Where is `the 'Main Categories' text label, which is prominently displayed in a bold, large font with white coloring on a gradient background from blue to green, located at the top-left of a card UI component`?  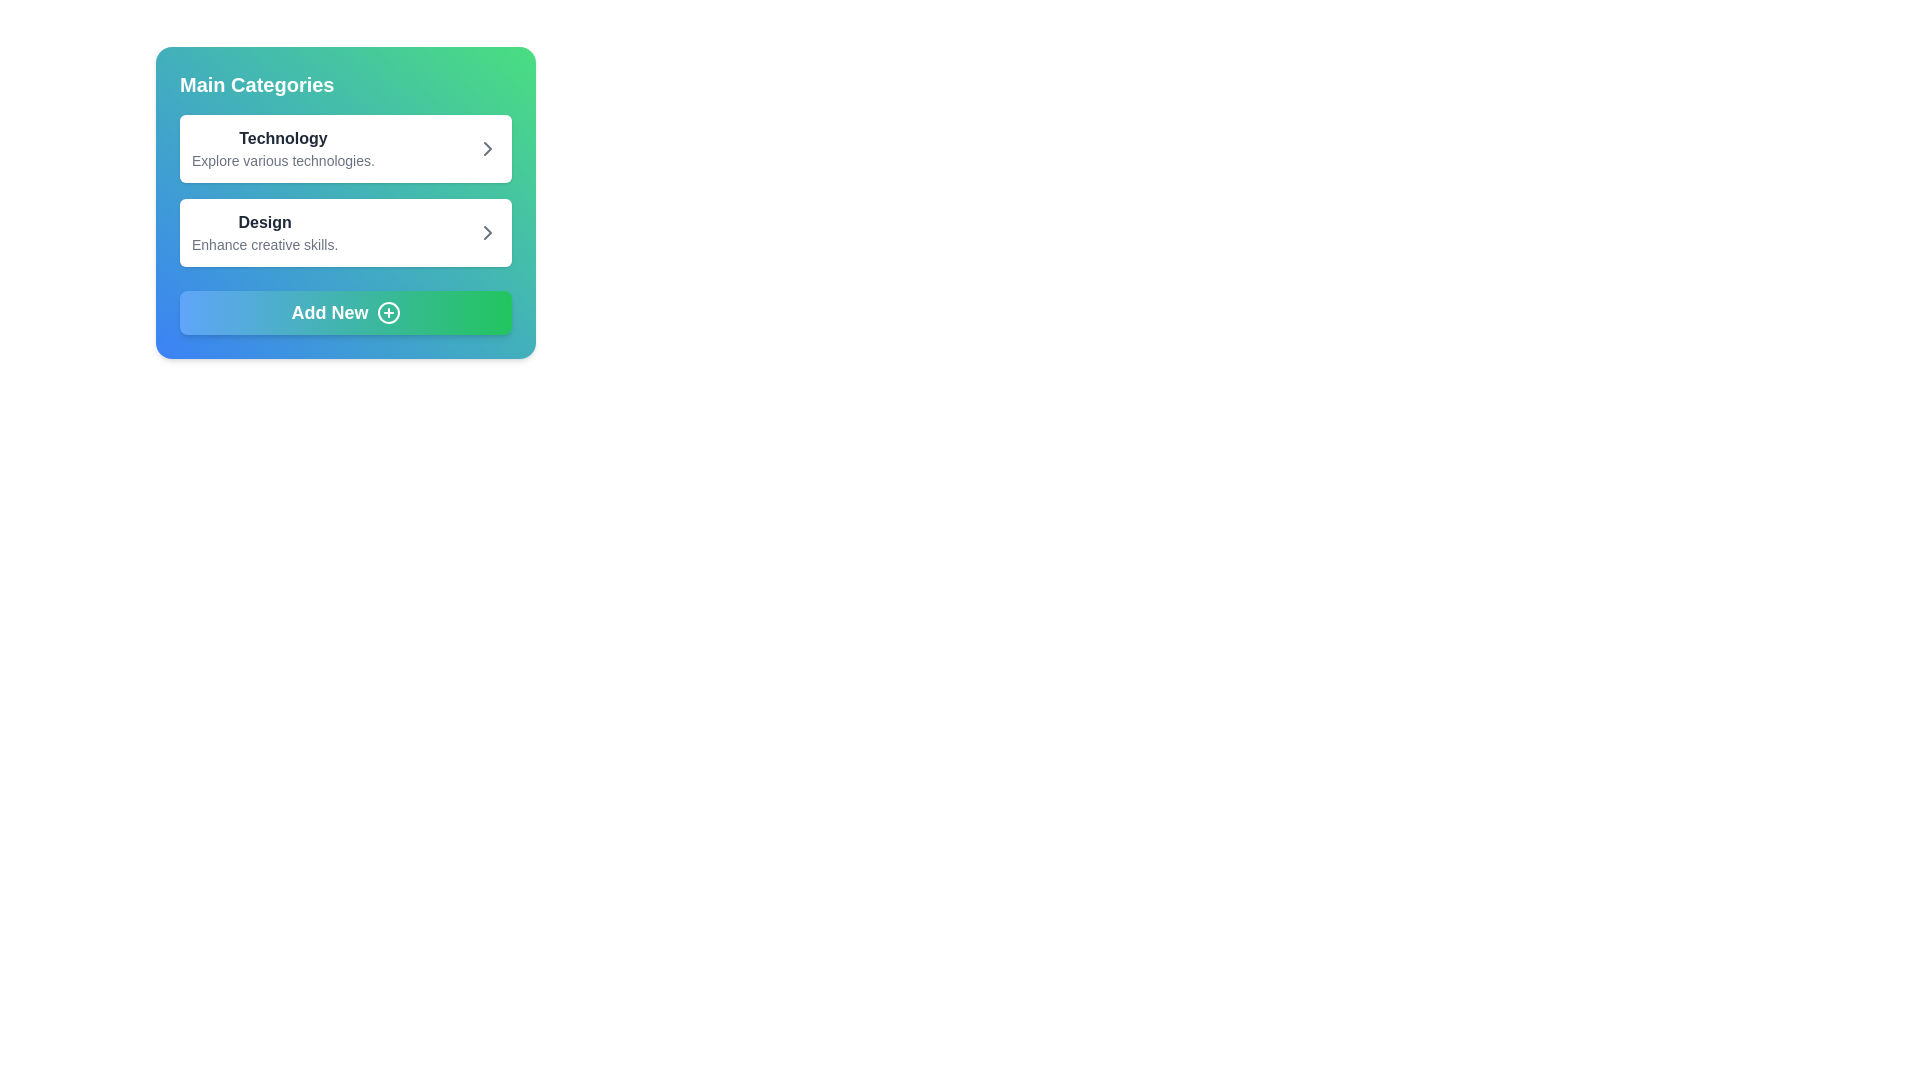
the 'Main Categories' text label, which is prominently displayed in a bold, large font with white coloring on a gradient background from blue to green, located at the top-left of a card UI component is located at coordinates (256, 83).